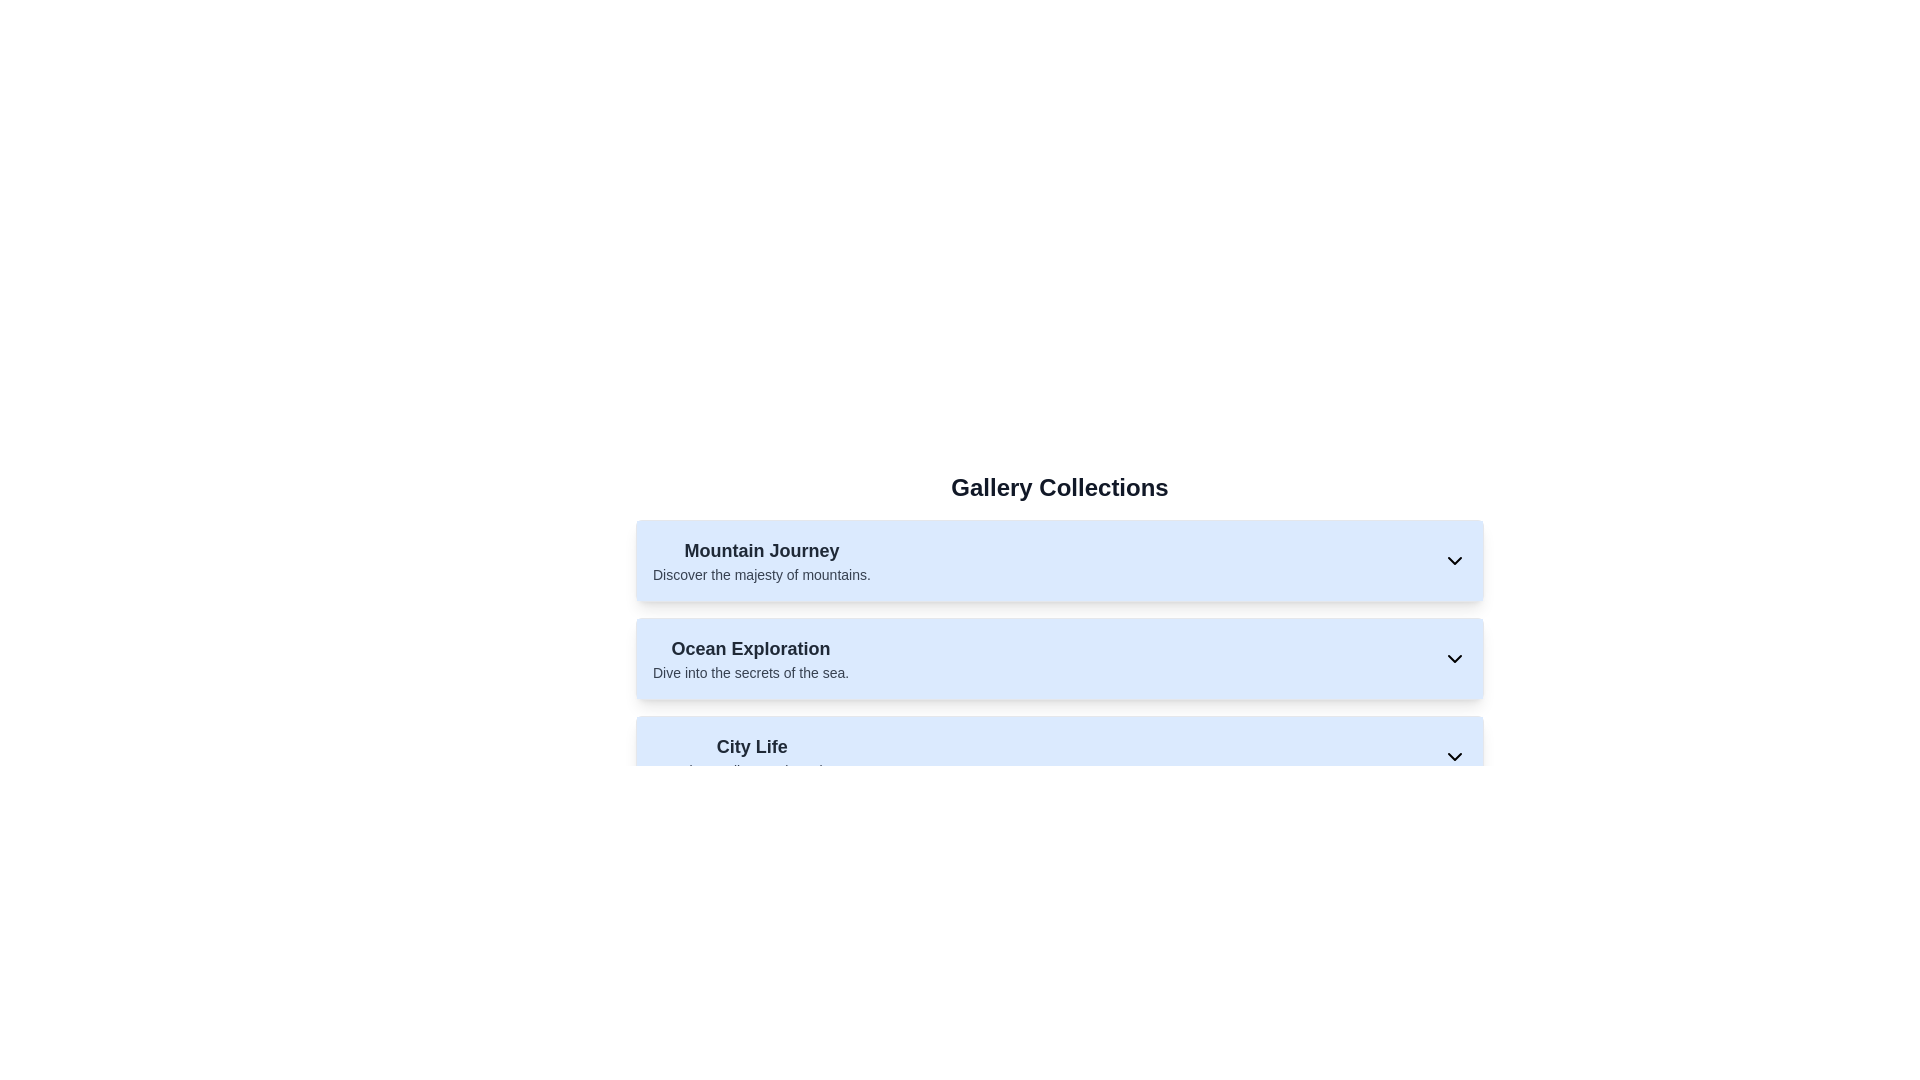 This screenshot has width=1920, height=1080. What do you see at coordinates (750, 672) in the screenshot?
I see `the text element reading 'Dive into the secrets of the sea.' which is styled with a smaller font size and grey color, located below 'Ocean Exploration'` at bounding box center [750, 672].